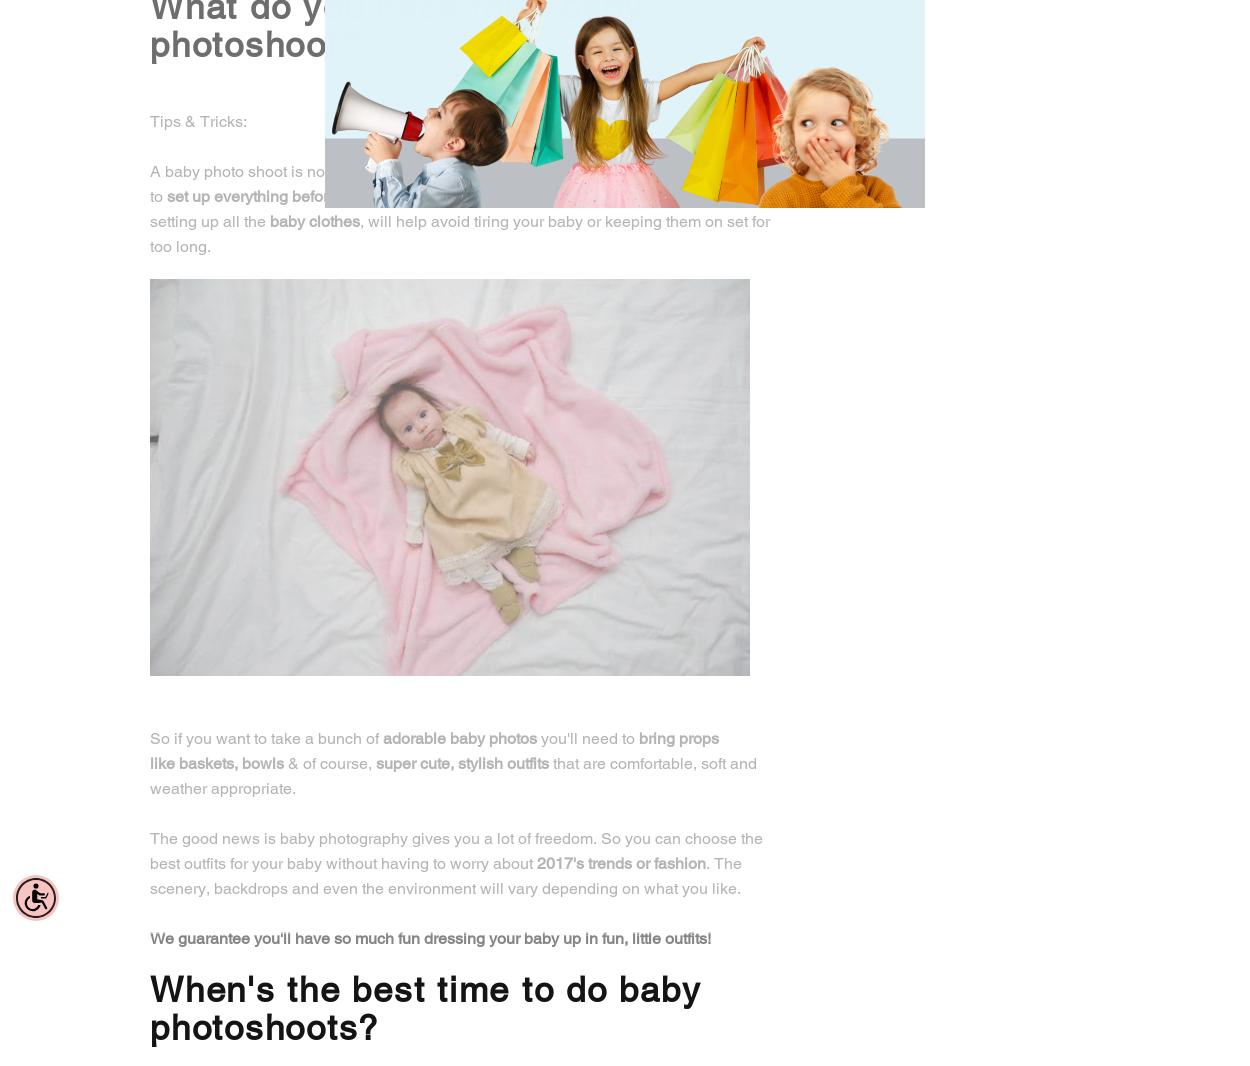 This screenshot has width=1250, height=1066. What do you see at coordinates (197, 119) in the screenshot?
I see `'Tips & Tricks:'` at bounding box center [197, 119].